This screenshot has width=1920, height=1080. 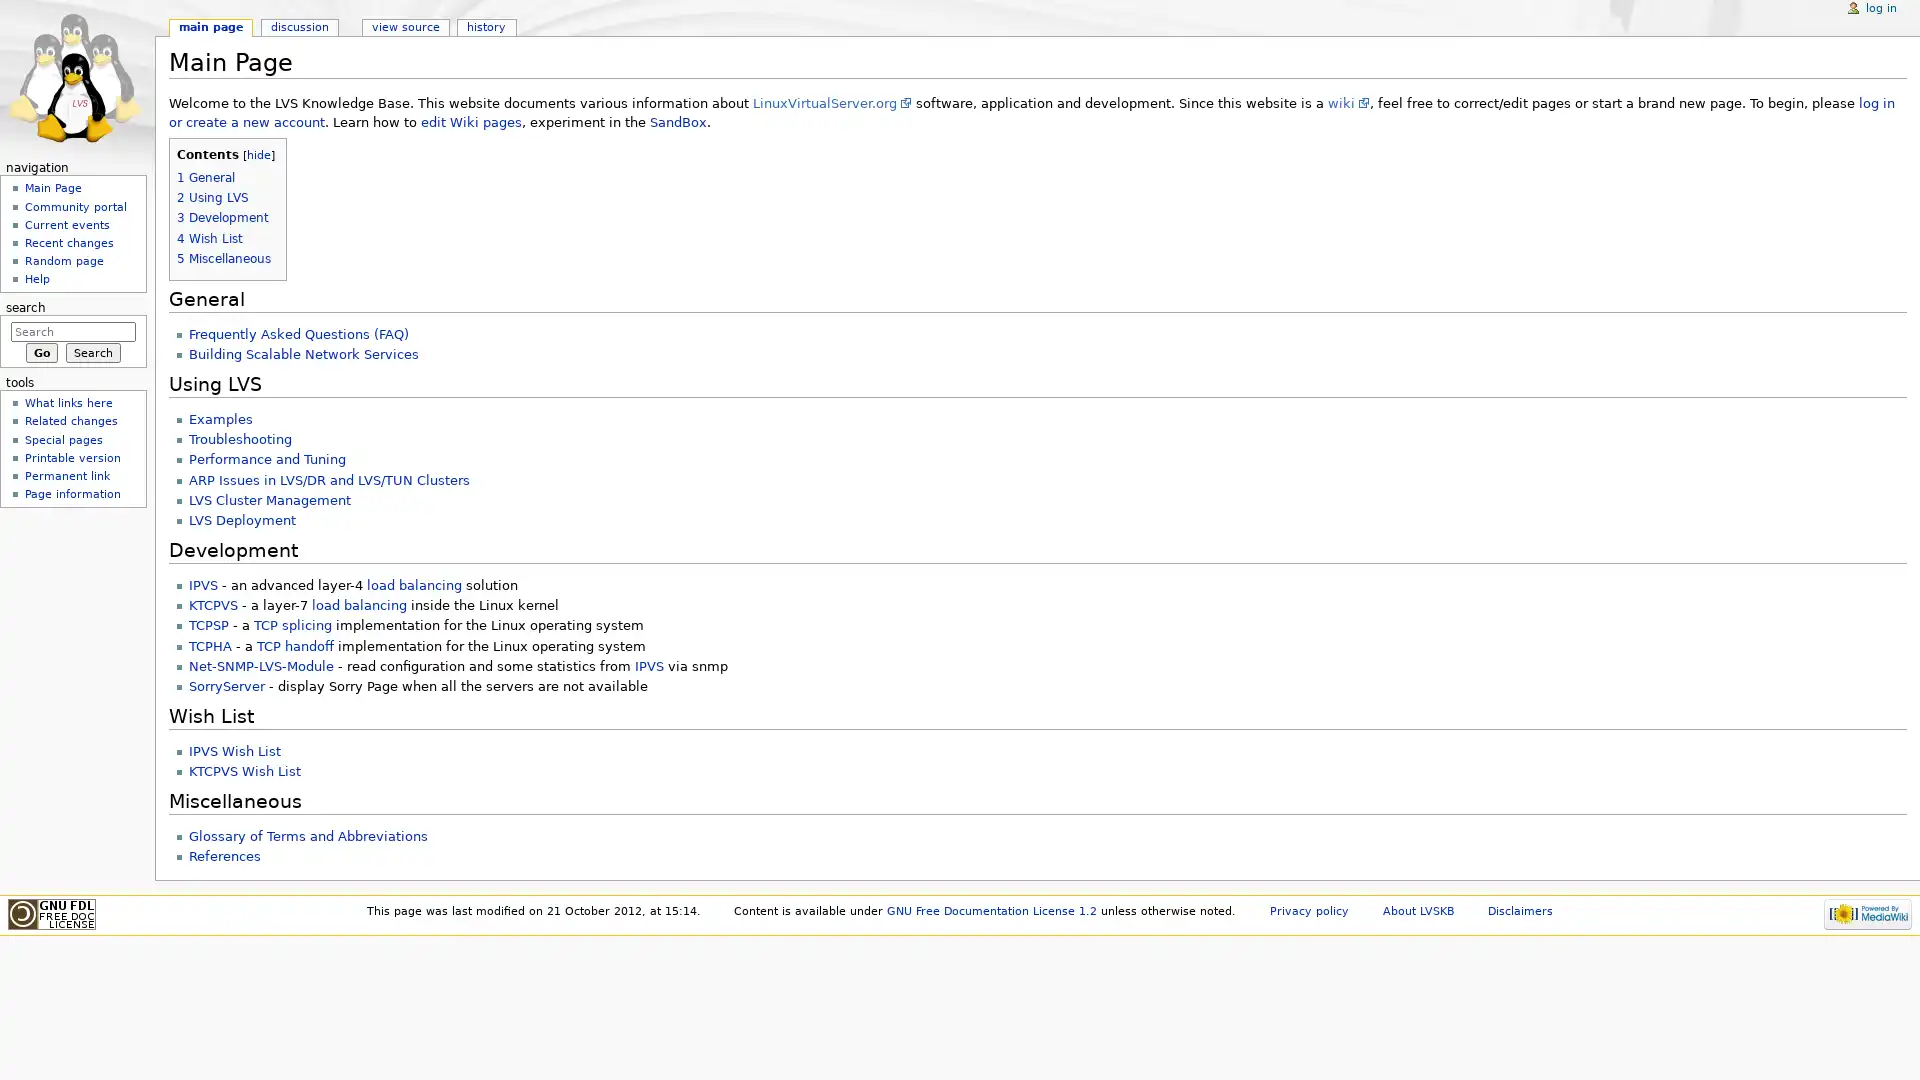 I want to click on Go, so click(x=41, y=350).